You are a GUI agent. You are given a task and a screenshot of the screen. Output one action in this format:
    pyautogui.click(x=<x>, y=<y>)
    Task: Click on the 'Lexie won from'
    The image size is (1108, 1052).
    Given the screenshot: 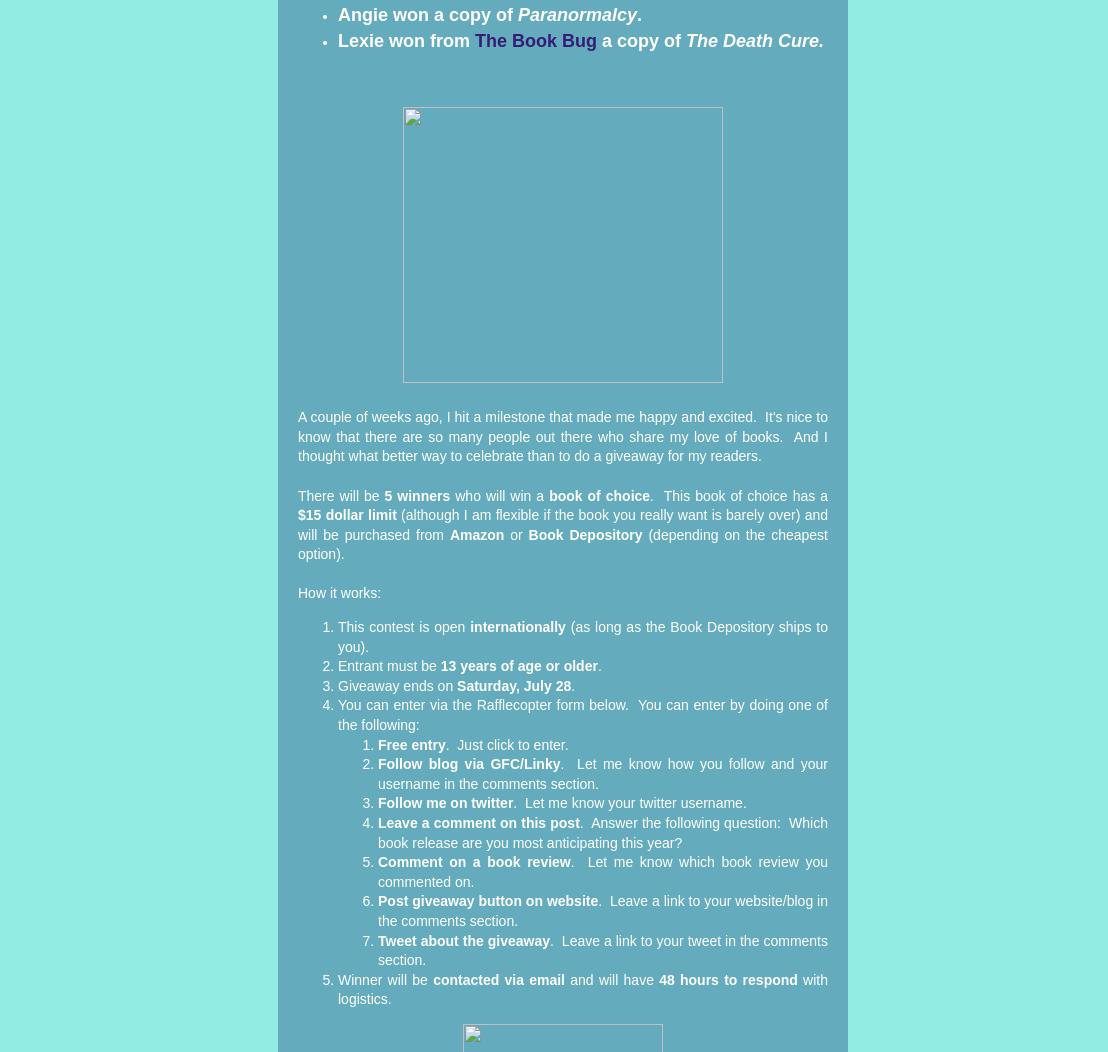 What is the action you would take?
    pyautogui.click(x=406, y=39)
    